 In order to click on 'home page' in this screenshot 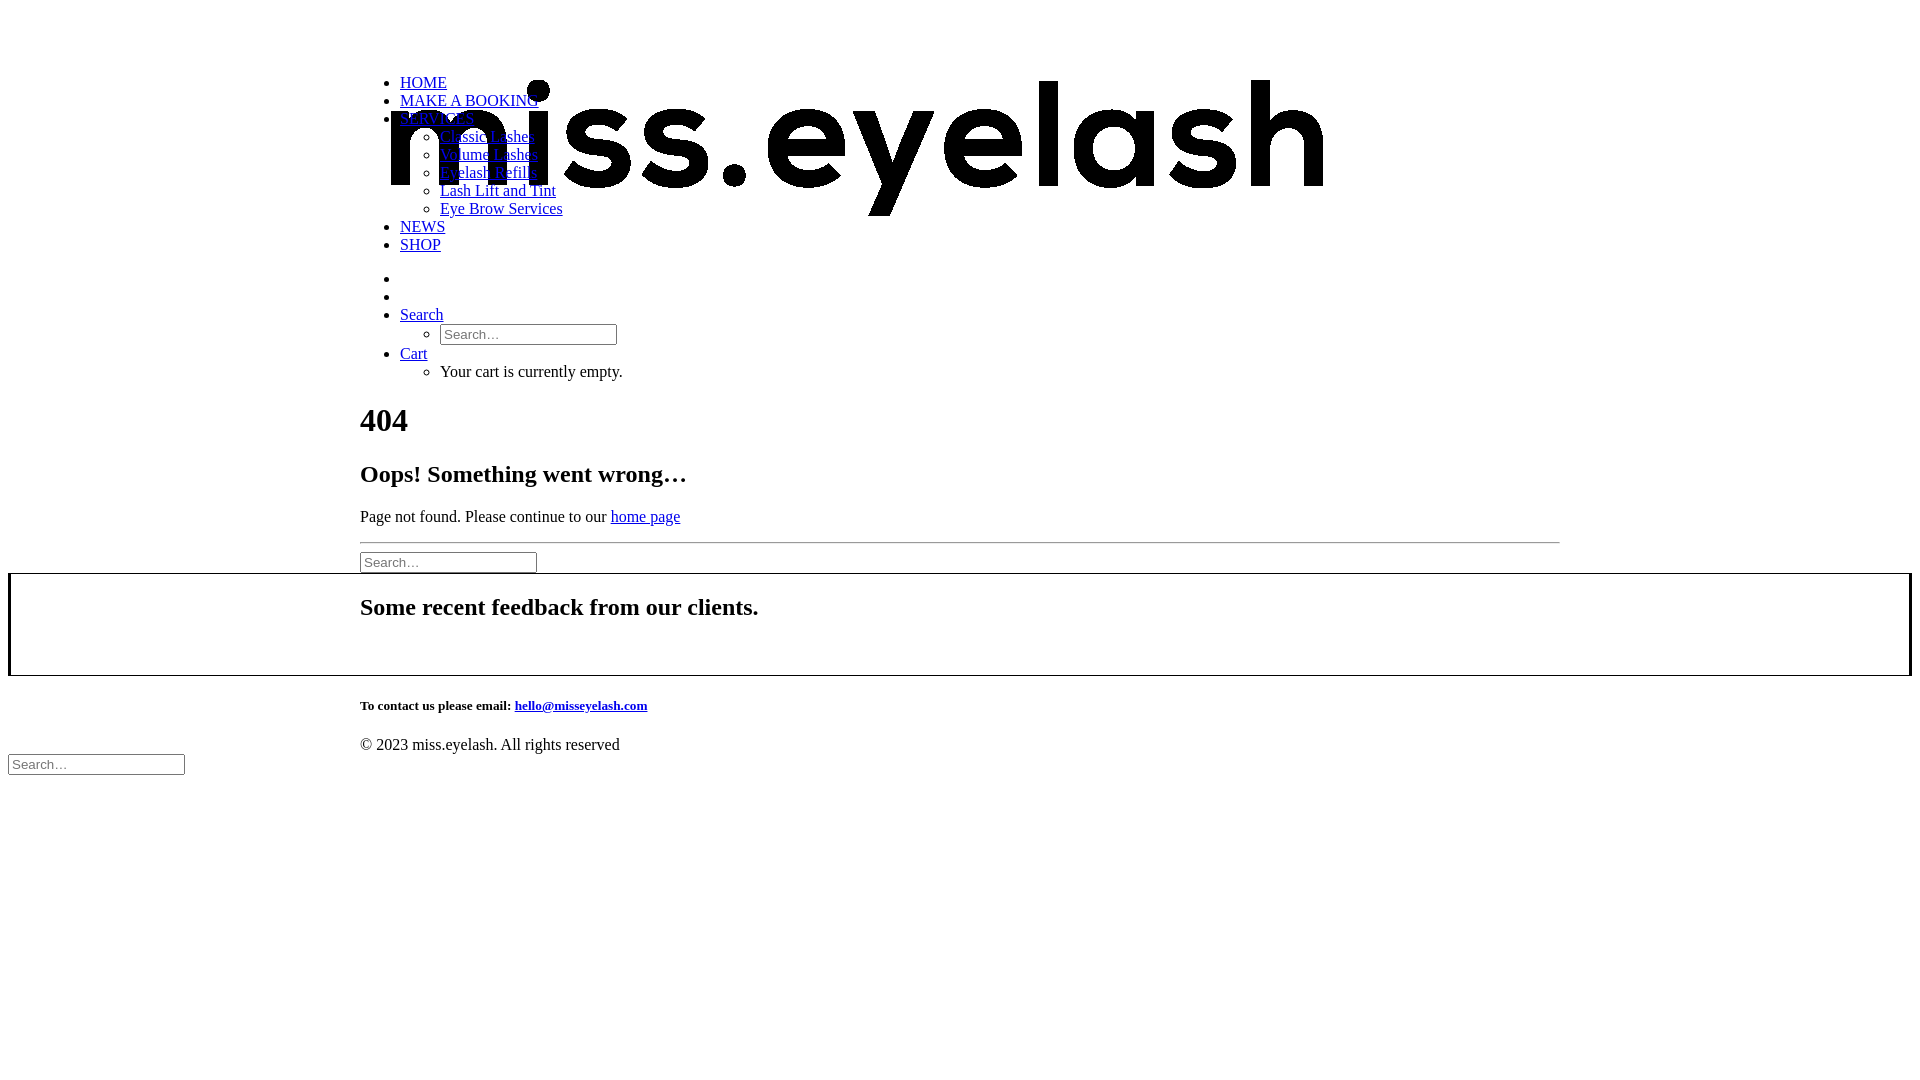, I will do `click(646, 515)`.